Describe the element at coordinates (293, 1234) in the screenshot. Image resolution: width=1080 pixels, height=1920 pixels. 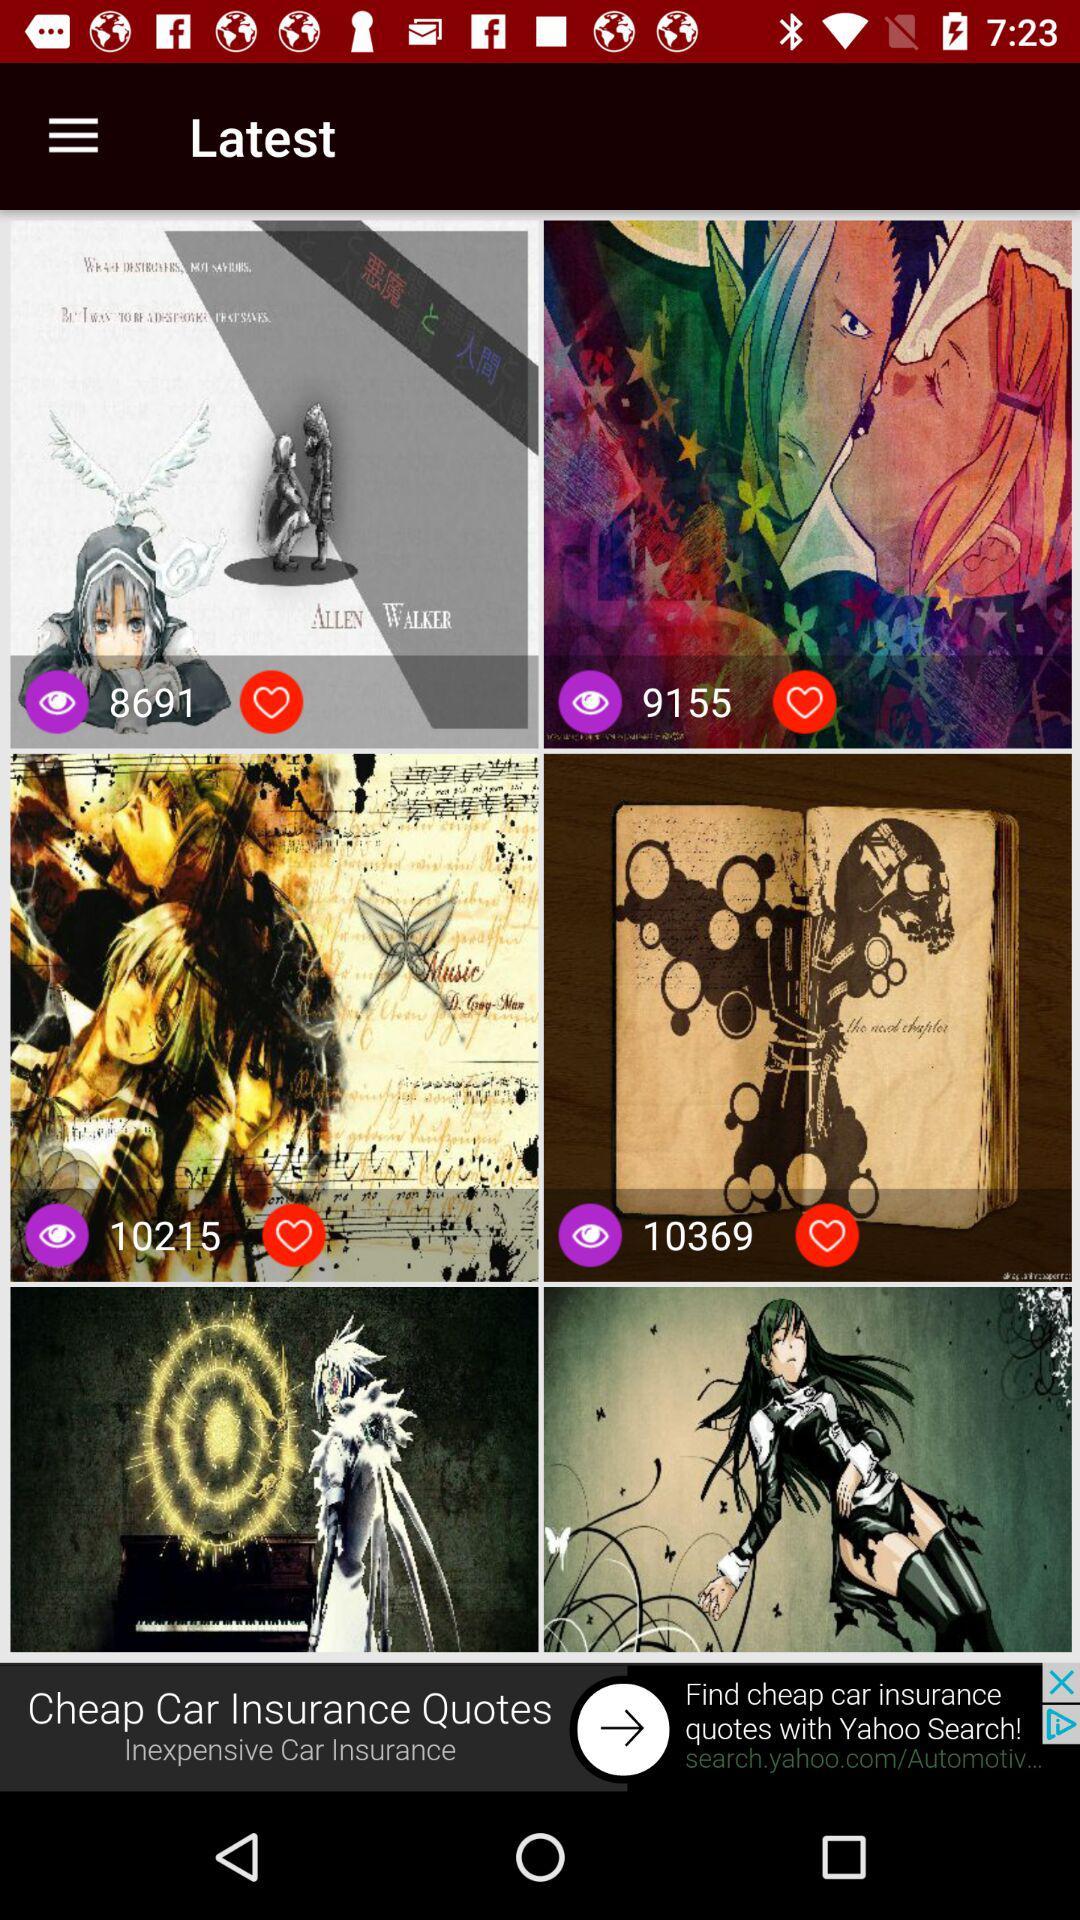
I see `user submission` at that location.